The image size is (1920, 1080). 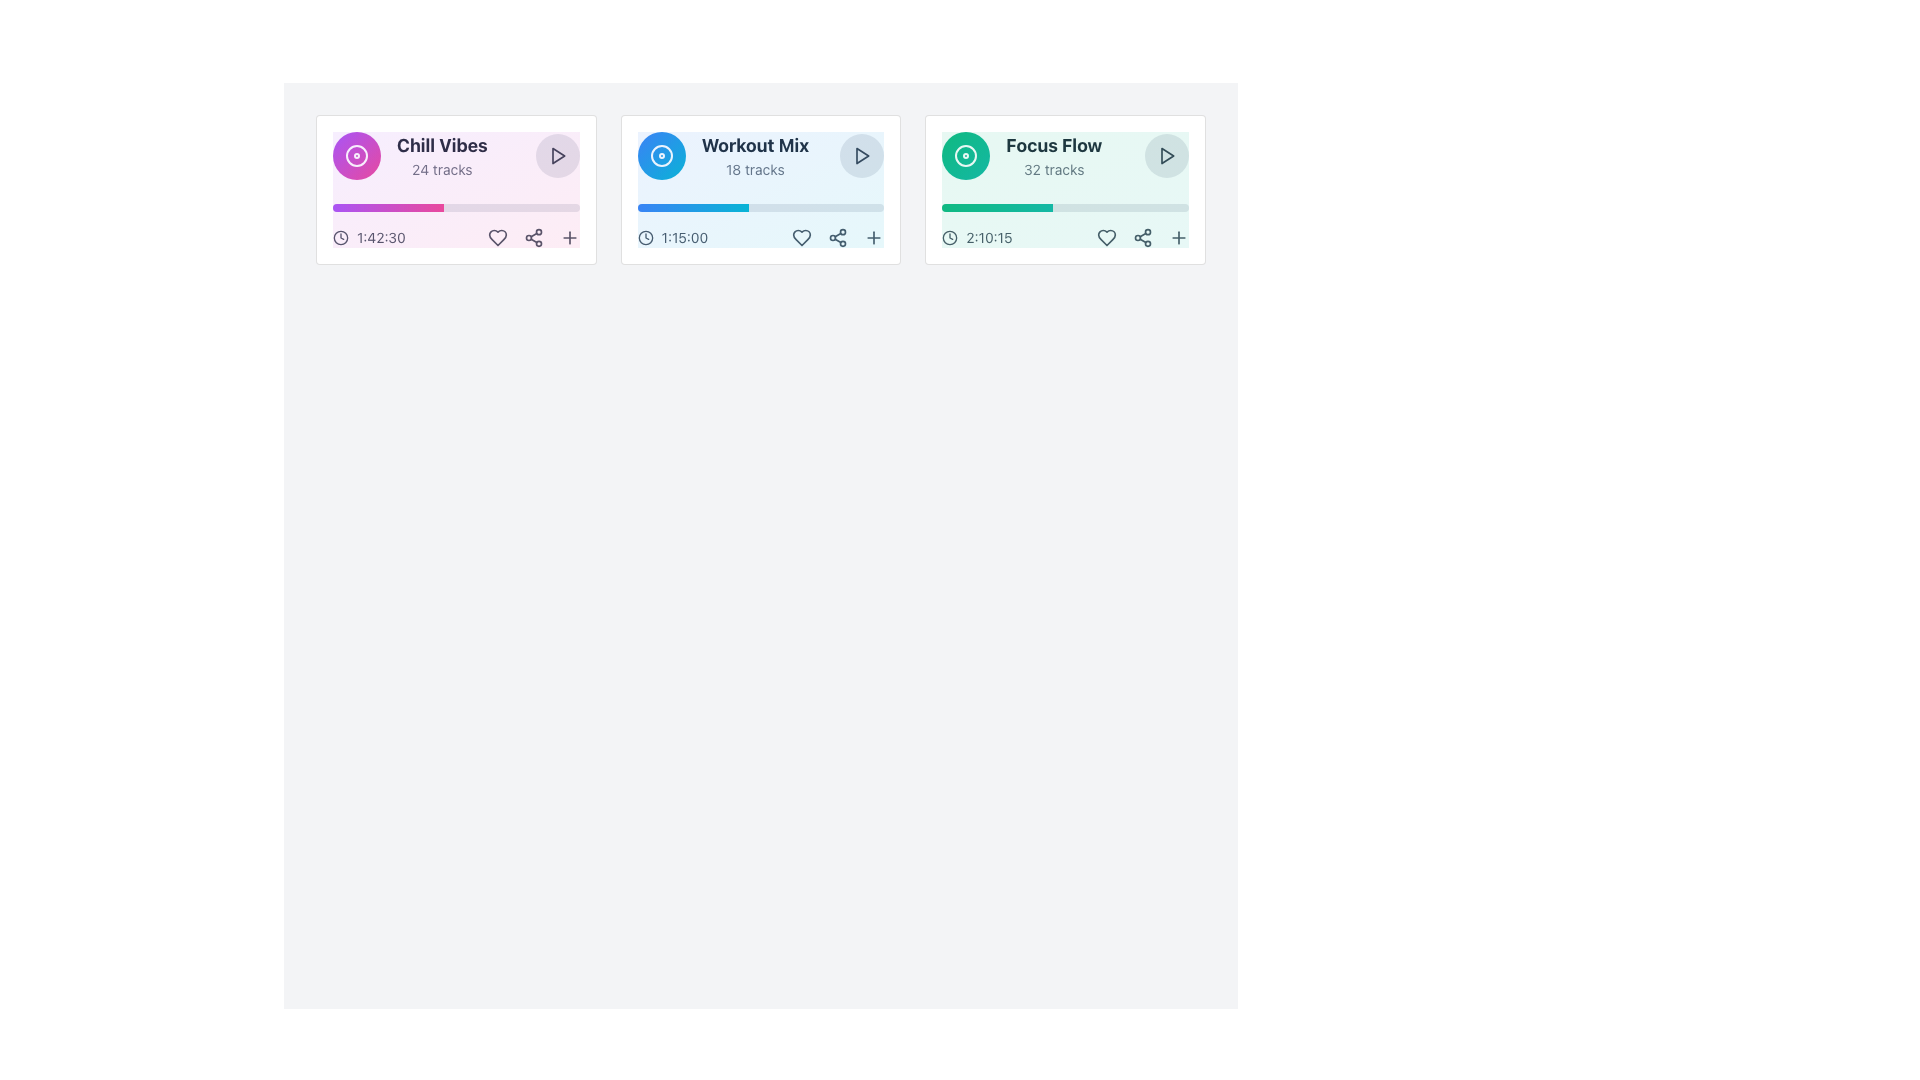 I want to click on the label that describes the playlist, which is positioned in the upper center area of the first playlist card, next to a circular icon, so click(x=441, y=154).